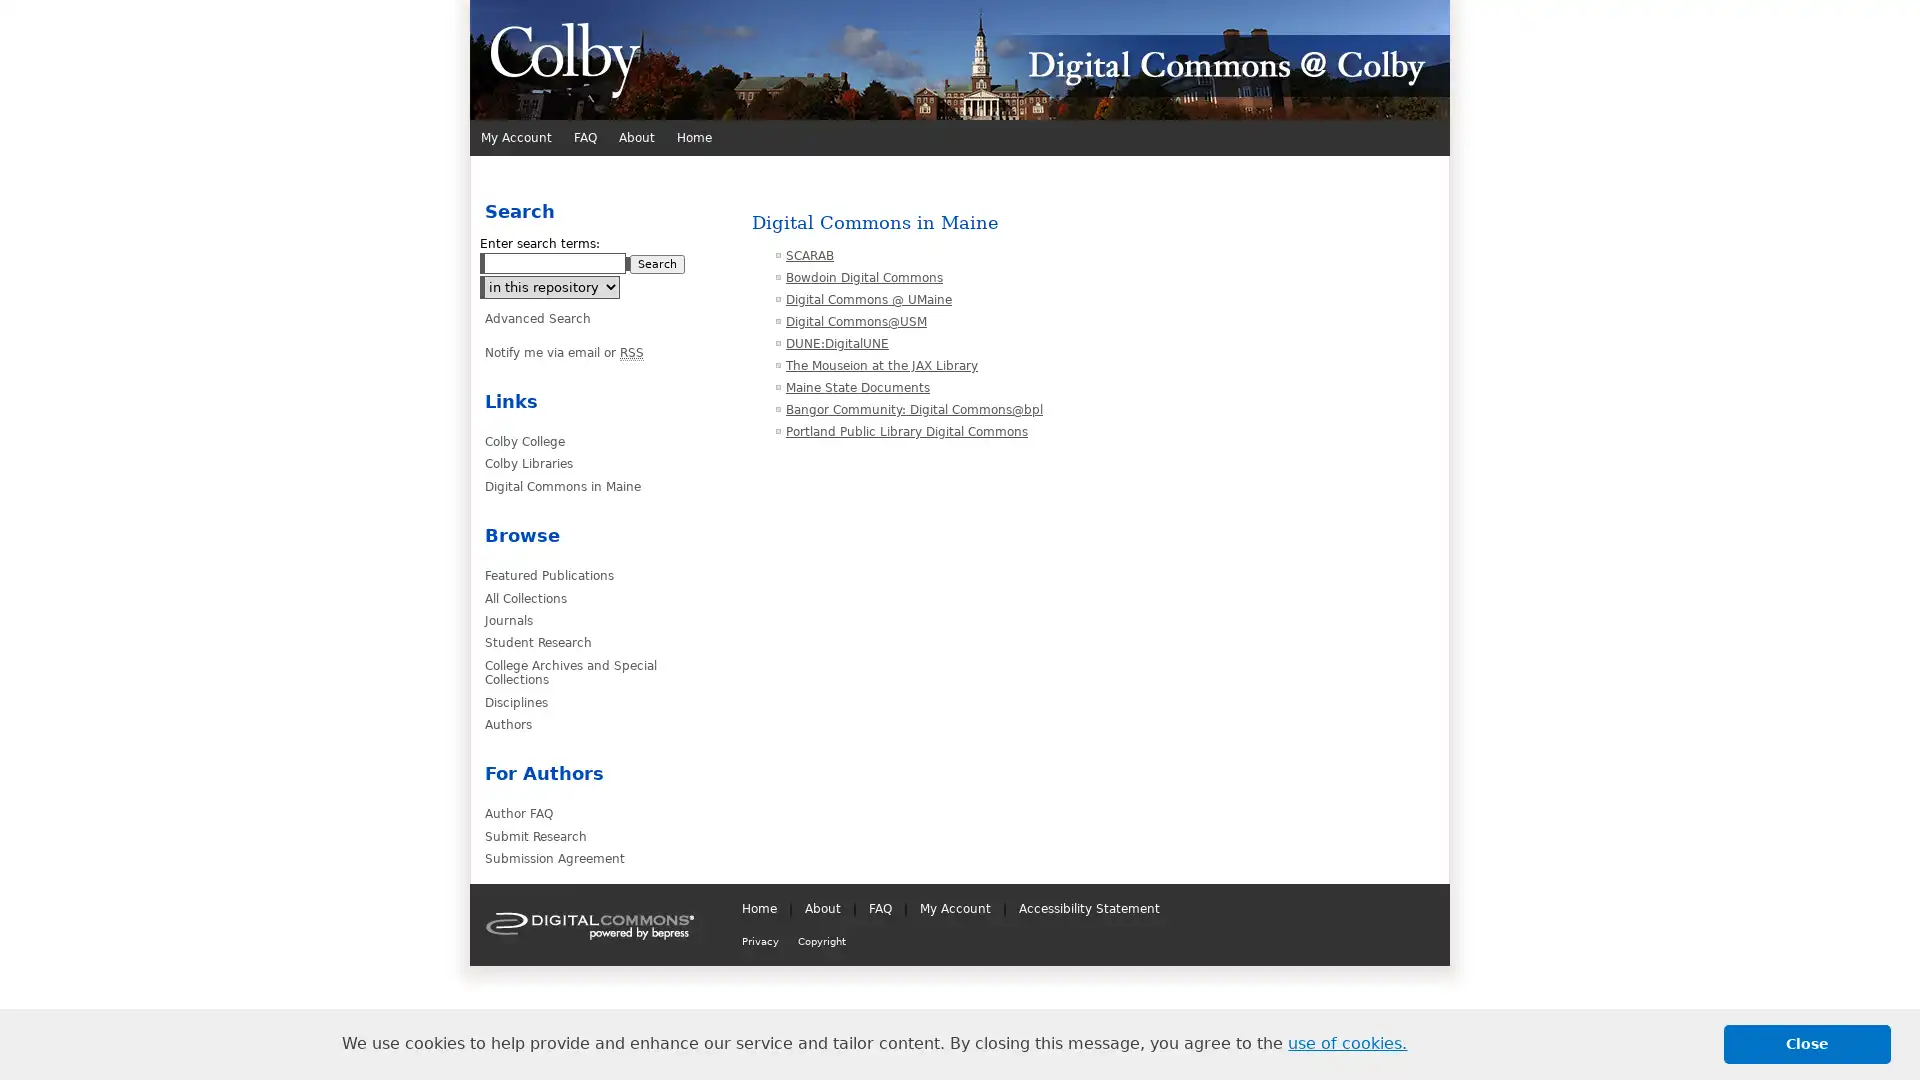 The image size is (1920, 1080). What do you see at coordinates (657, 263) in the screenshot?
I see `Search` at bounding box center [657, 263].